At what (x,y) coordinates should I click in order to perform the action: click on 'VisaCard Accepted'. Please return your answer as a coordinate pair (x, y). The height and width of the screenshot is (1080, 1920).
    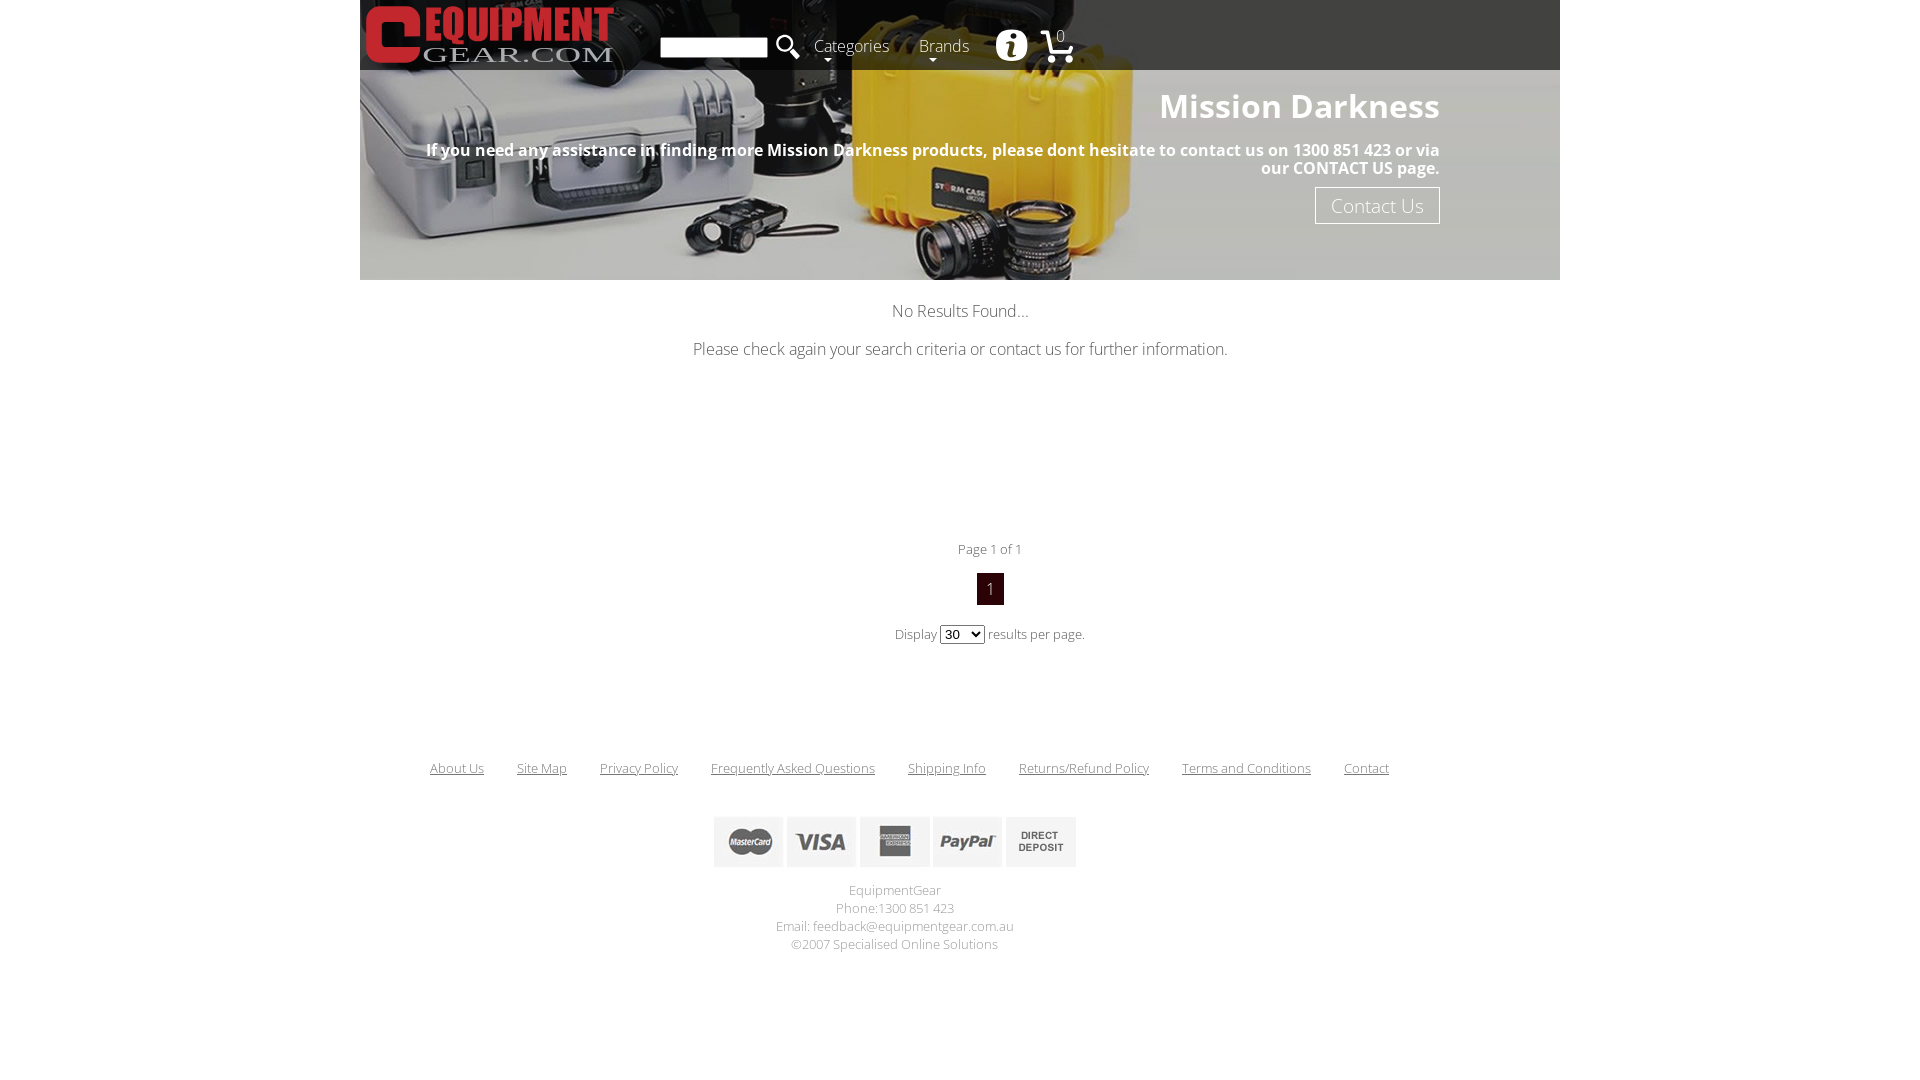
    Looking at the image, I should click on (820, 841).